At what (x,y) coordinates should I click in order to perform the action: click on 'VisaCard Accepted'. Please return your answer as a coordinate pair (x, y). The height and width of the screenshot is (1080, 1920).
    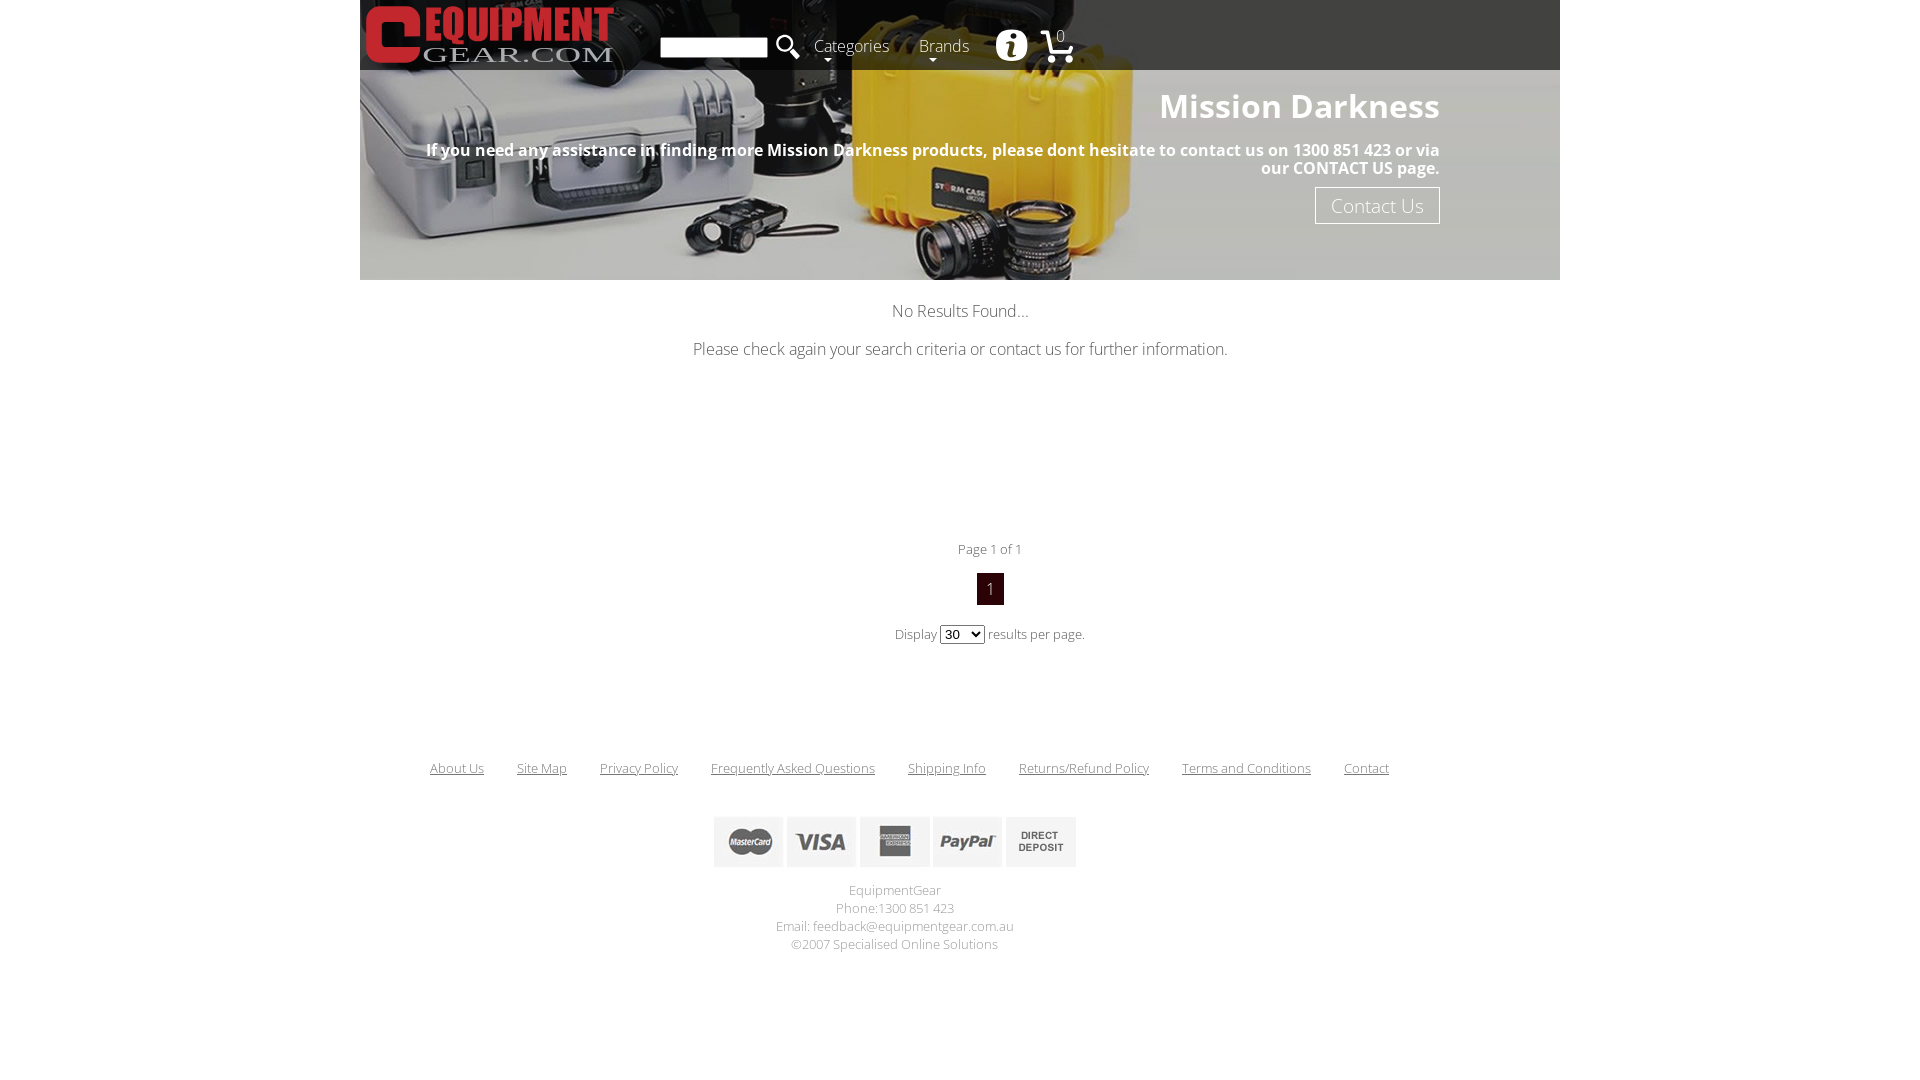
    Looking at the image, I should click on (820, 841).